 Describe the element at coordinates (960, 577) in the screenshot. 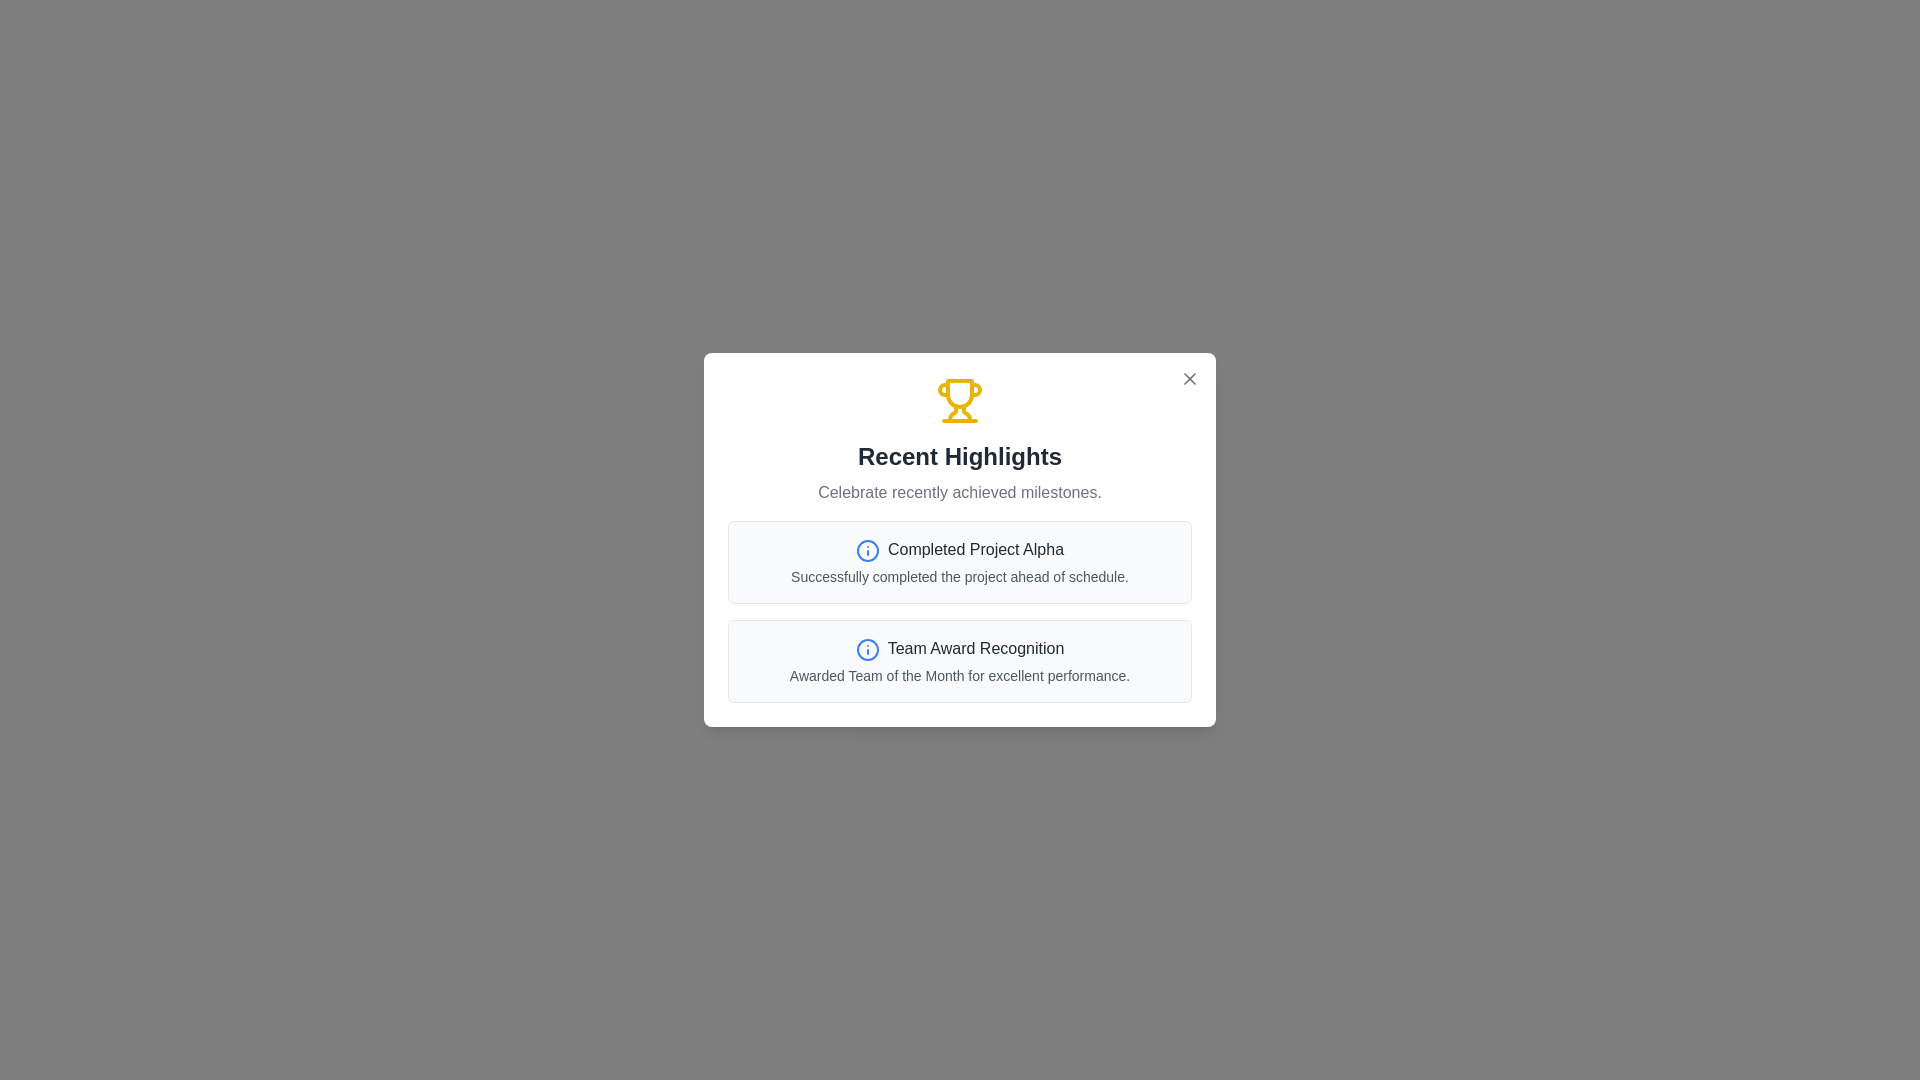

I see `the text element that reads 'Successfully completed the project ahead of schedule.' which is located below the title 'Completed Project Alpha' in the dialog box titled 'Recent Highlights'` at that location.